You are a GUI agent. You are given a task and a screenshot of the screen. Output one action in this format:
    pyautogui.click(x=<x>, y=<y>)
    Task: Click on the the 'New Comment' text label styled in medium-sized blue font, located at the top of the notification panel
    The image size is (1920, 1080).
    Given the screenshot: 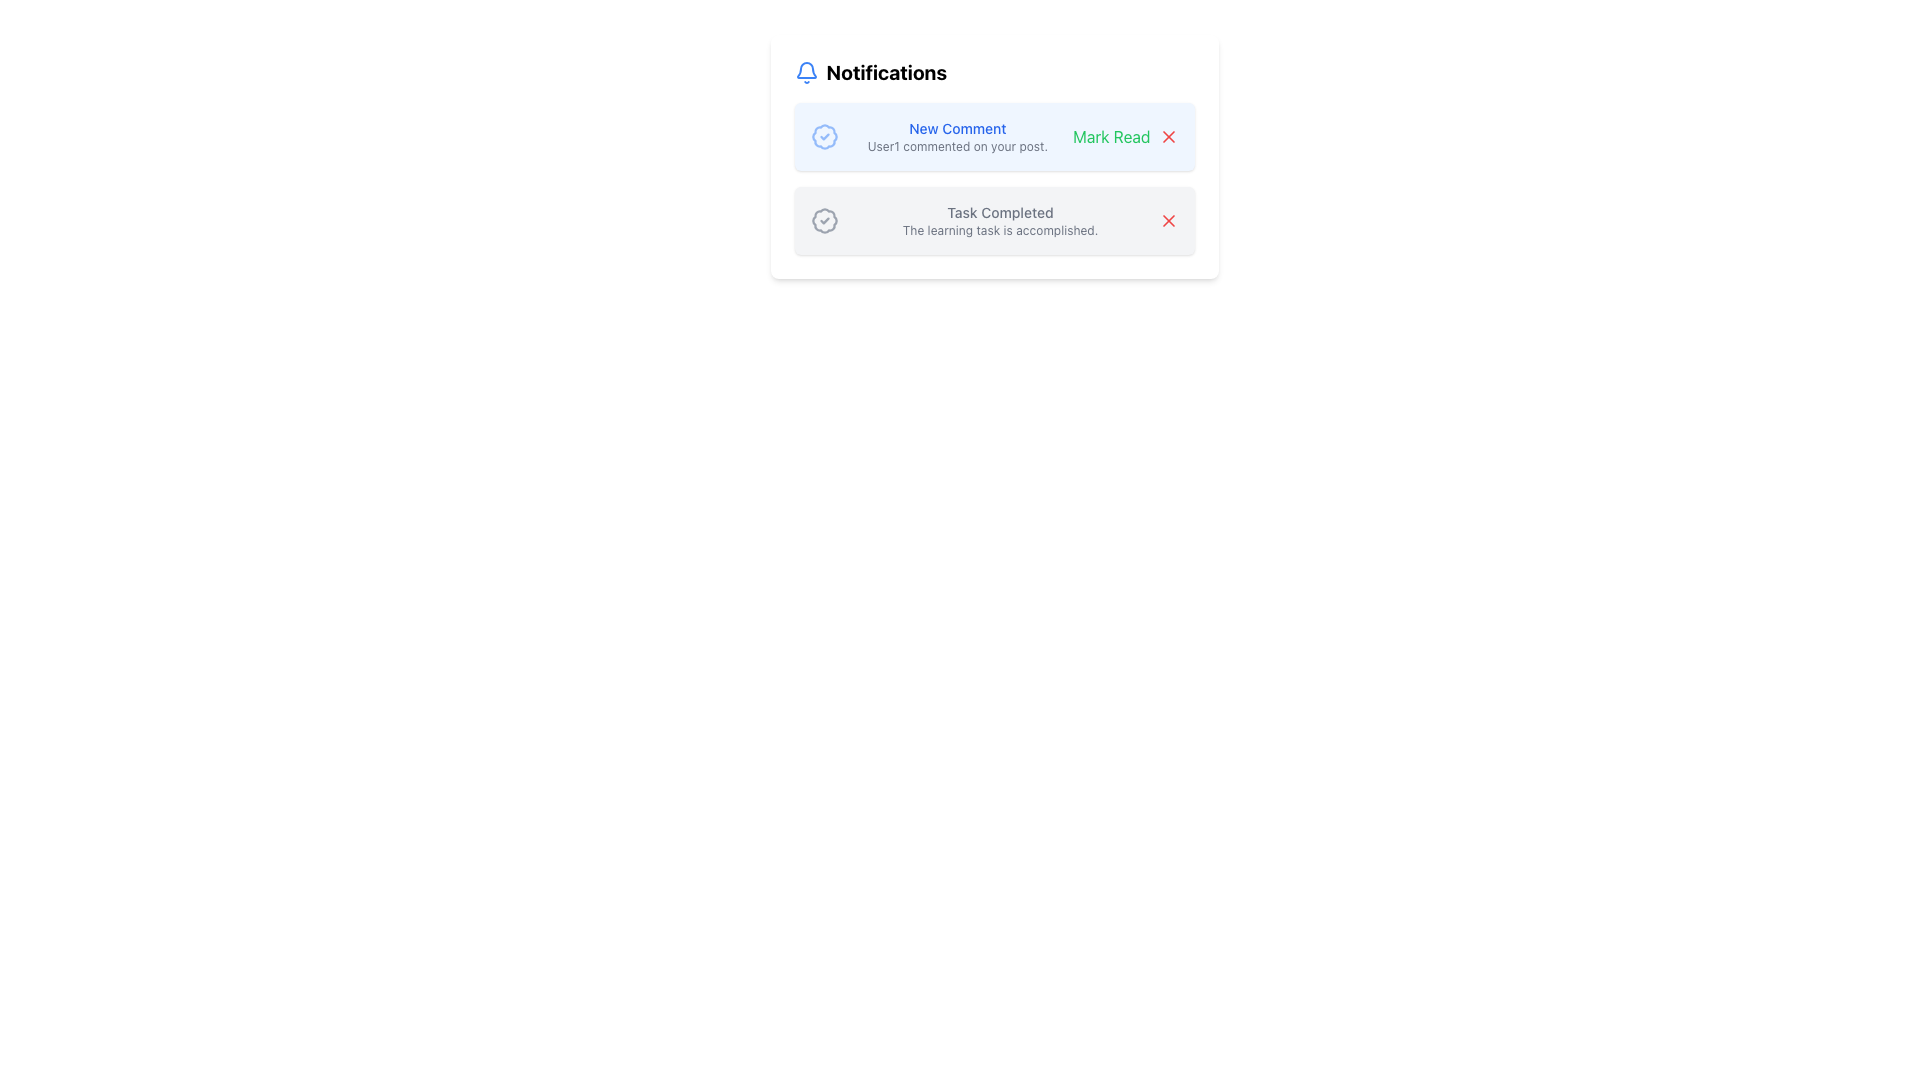 What is the action you would take?
    pyautogui.click(x=956, y=128)
    